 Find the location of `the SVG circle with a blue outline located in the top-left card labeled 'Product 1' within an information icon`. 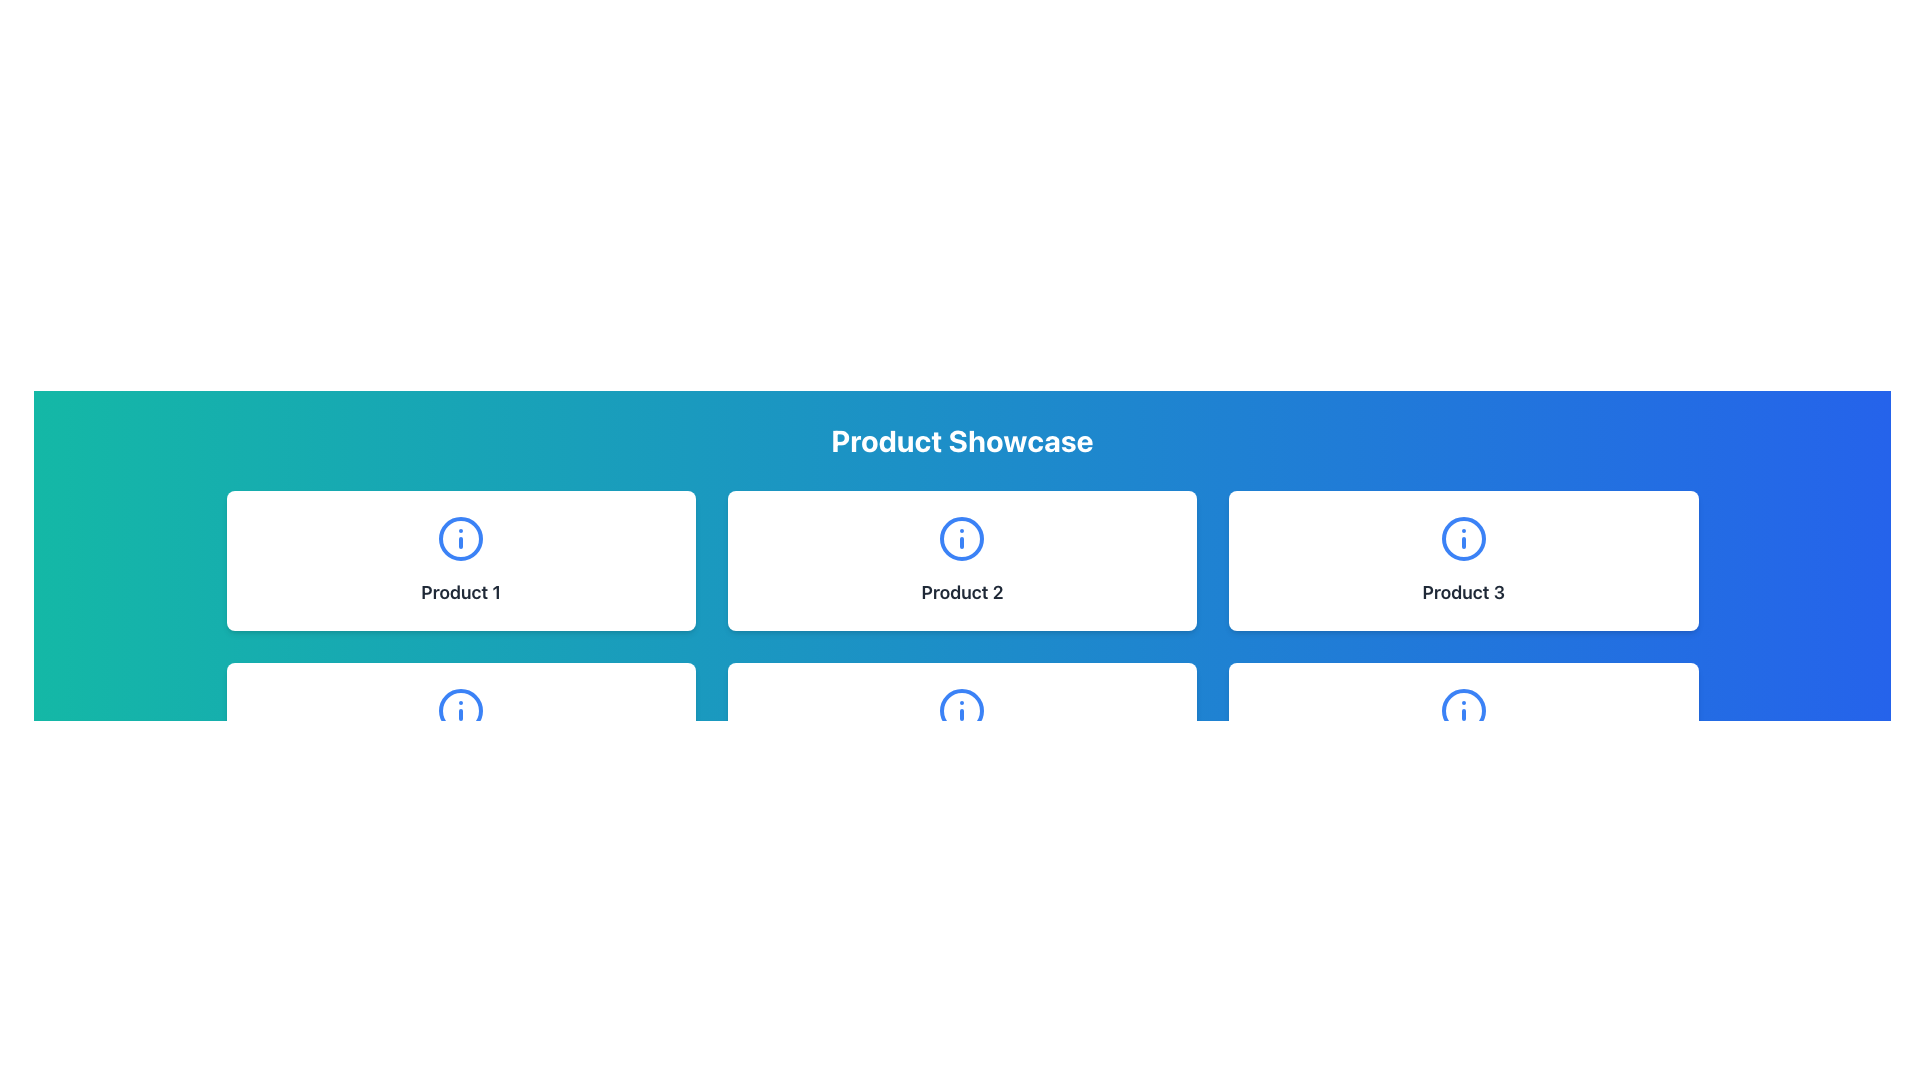

the SVG circle with a blue outline located in the top-left card labeled 'Product 1' within an information icon is located at coordinates (460, 538).